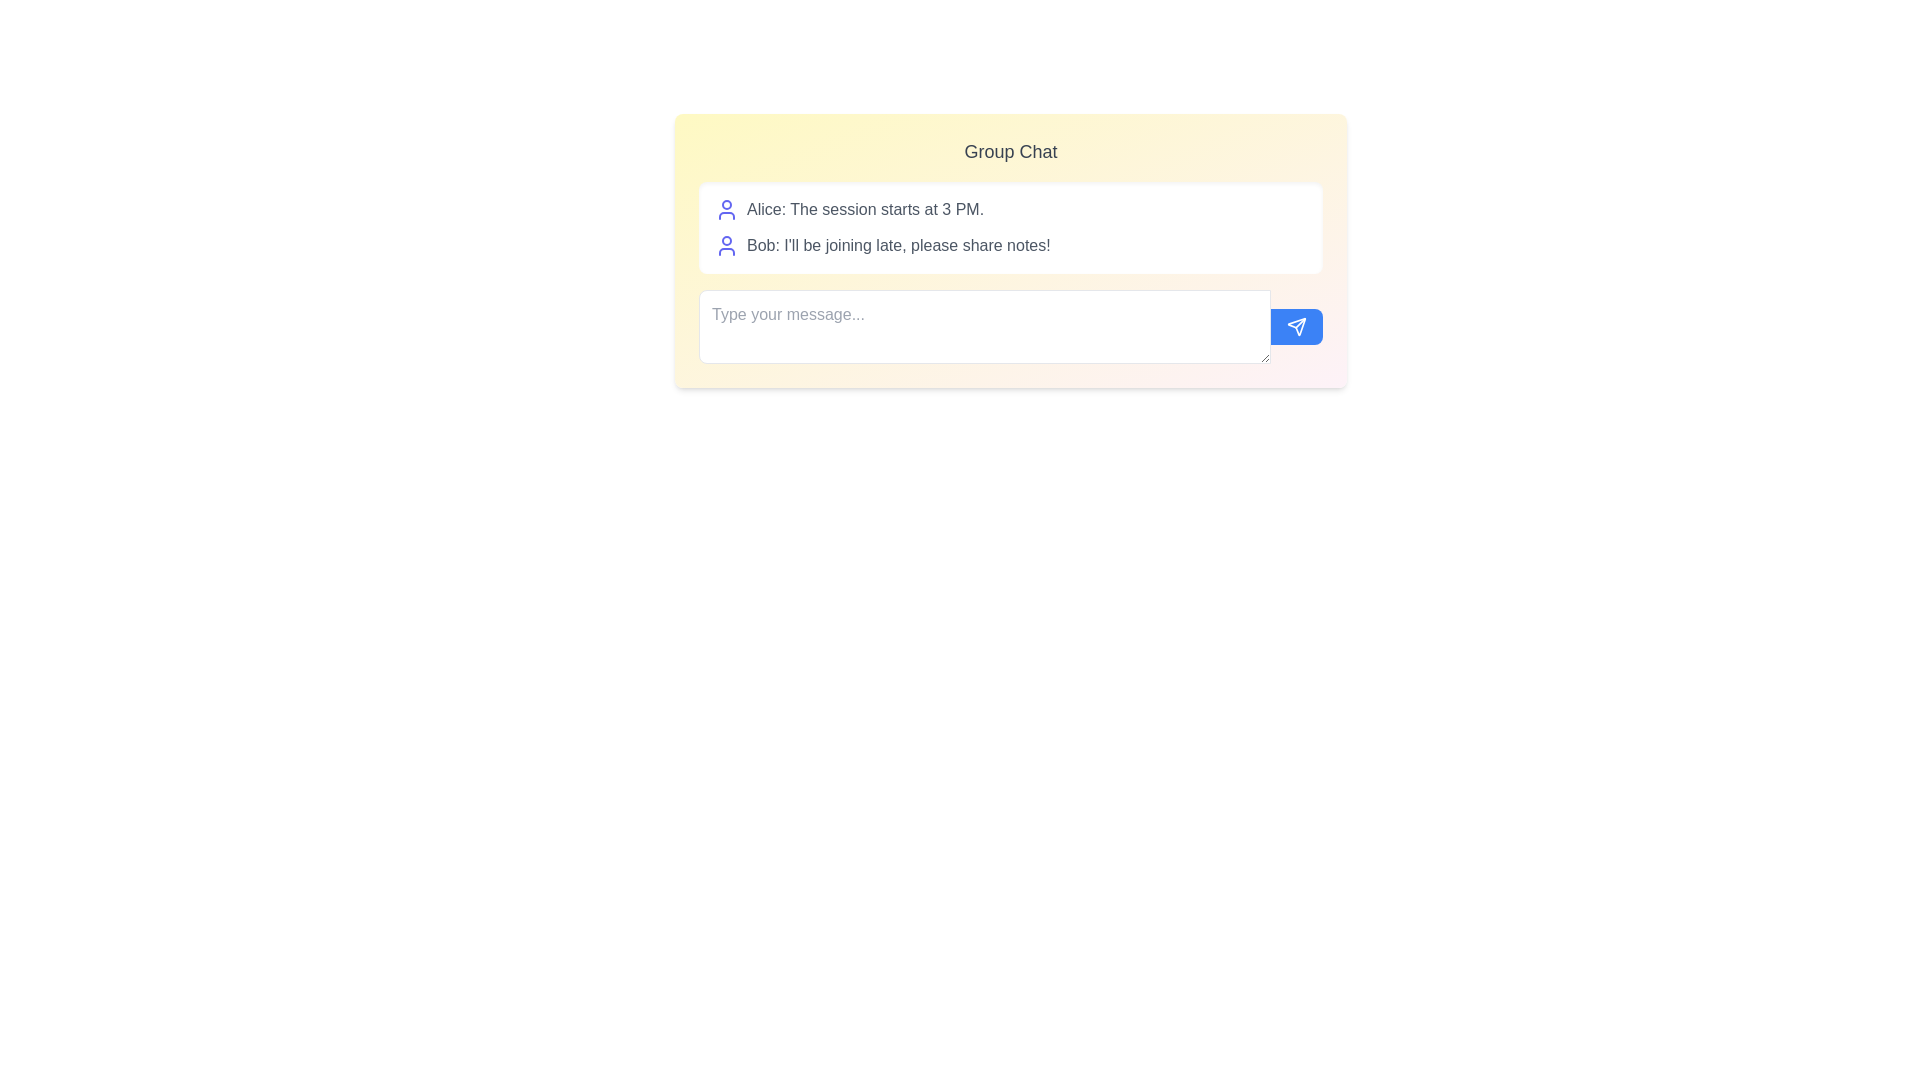 This screenshot has height=1080, width=1920. I want to click on the second user message in the chat interface, so click(1011, 245).